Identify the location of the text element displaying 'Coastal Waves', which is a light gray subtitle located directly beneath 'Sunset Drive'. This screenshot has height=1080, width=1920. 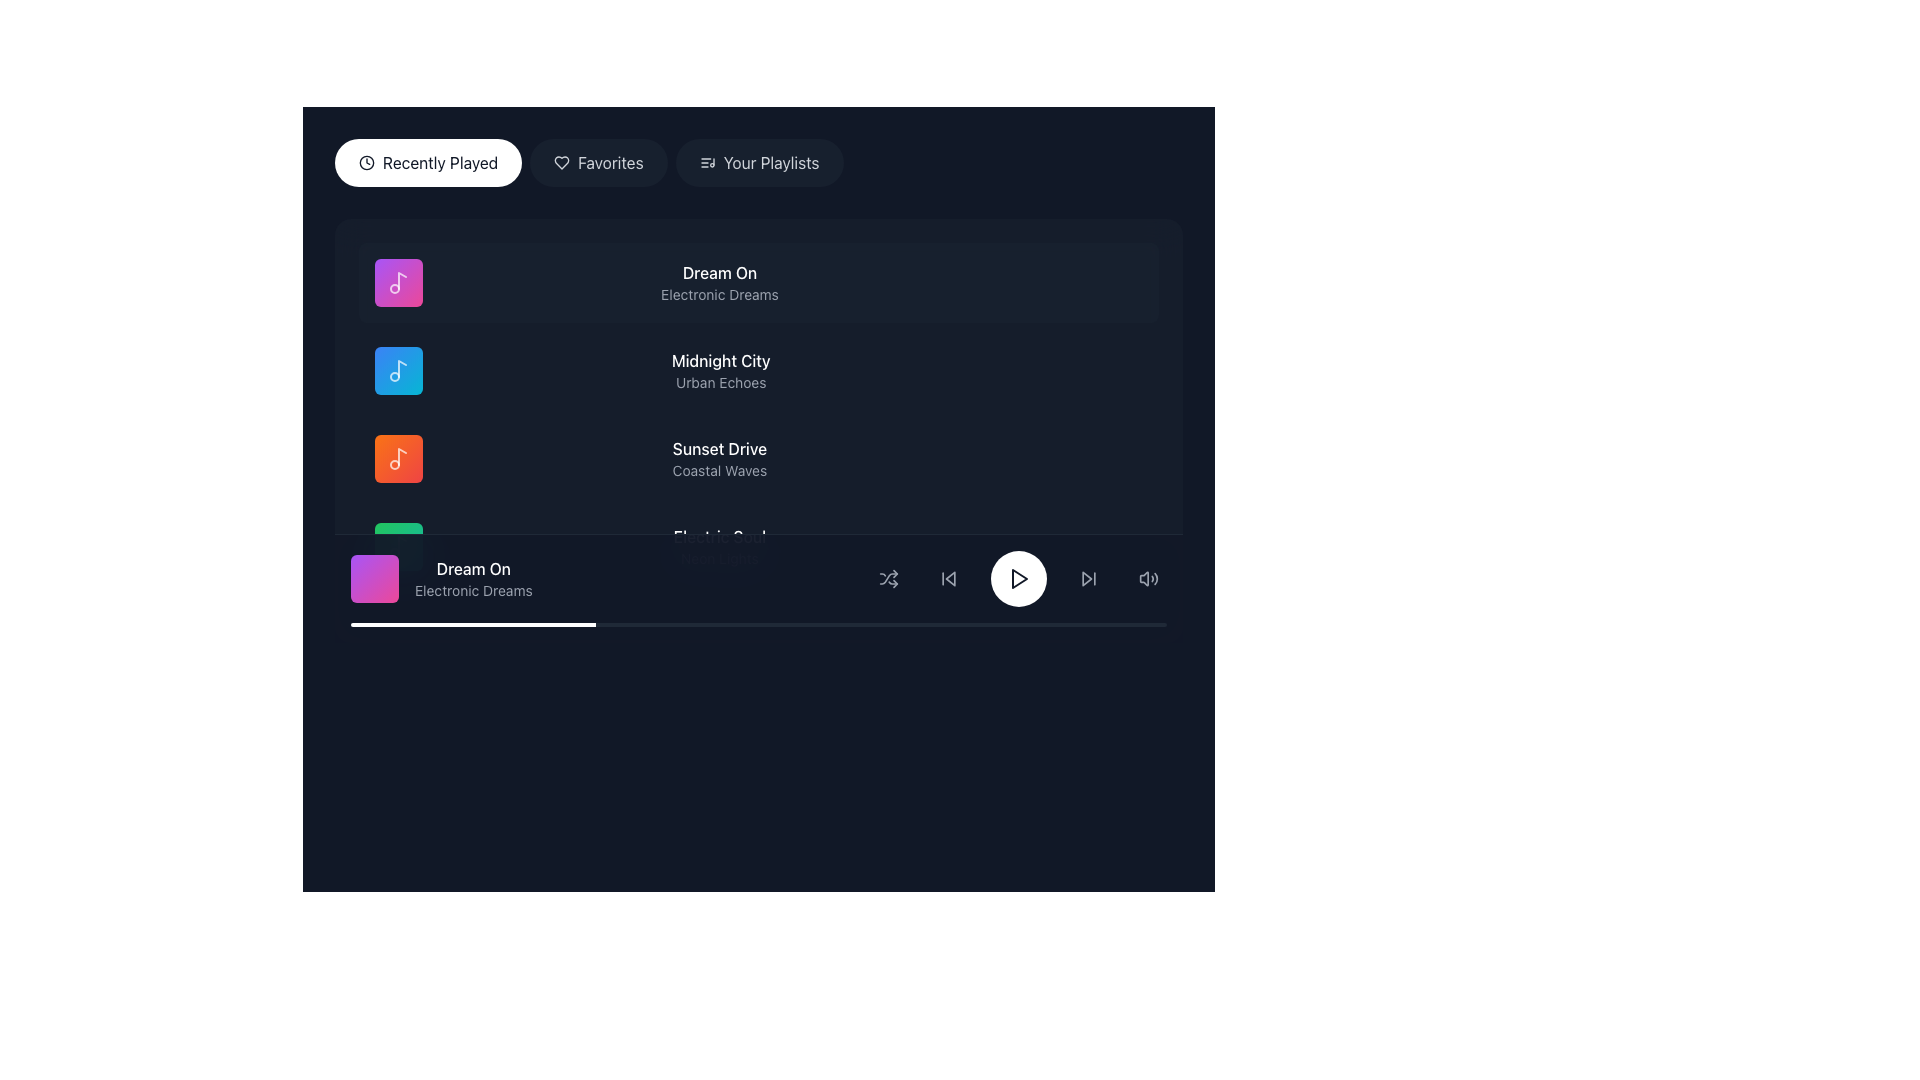
(720, 470).